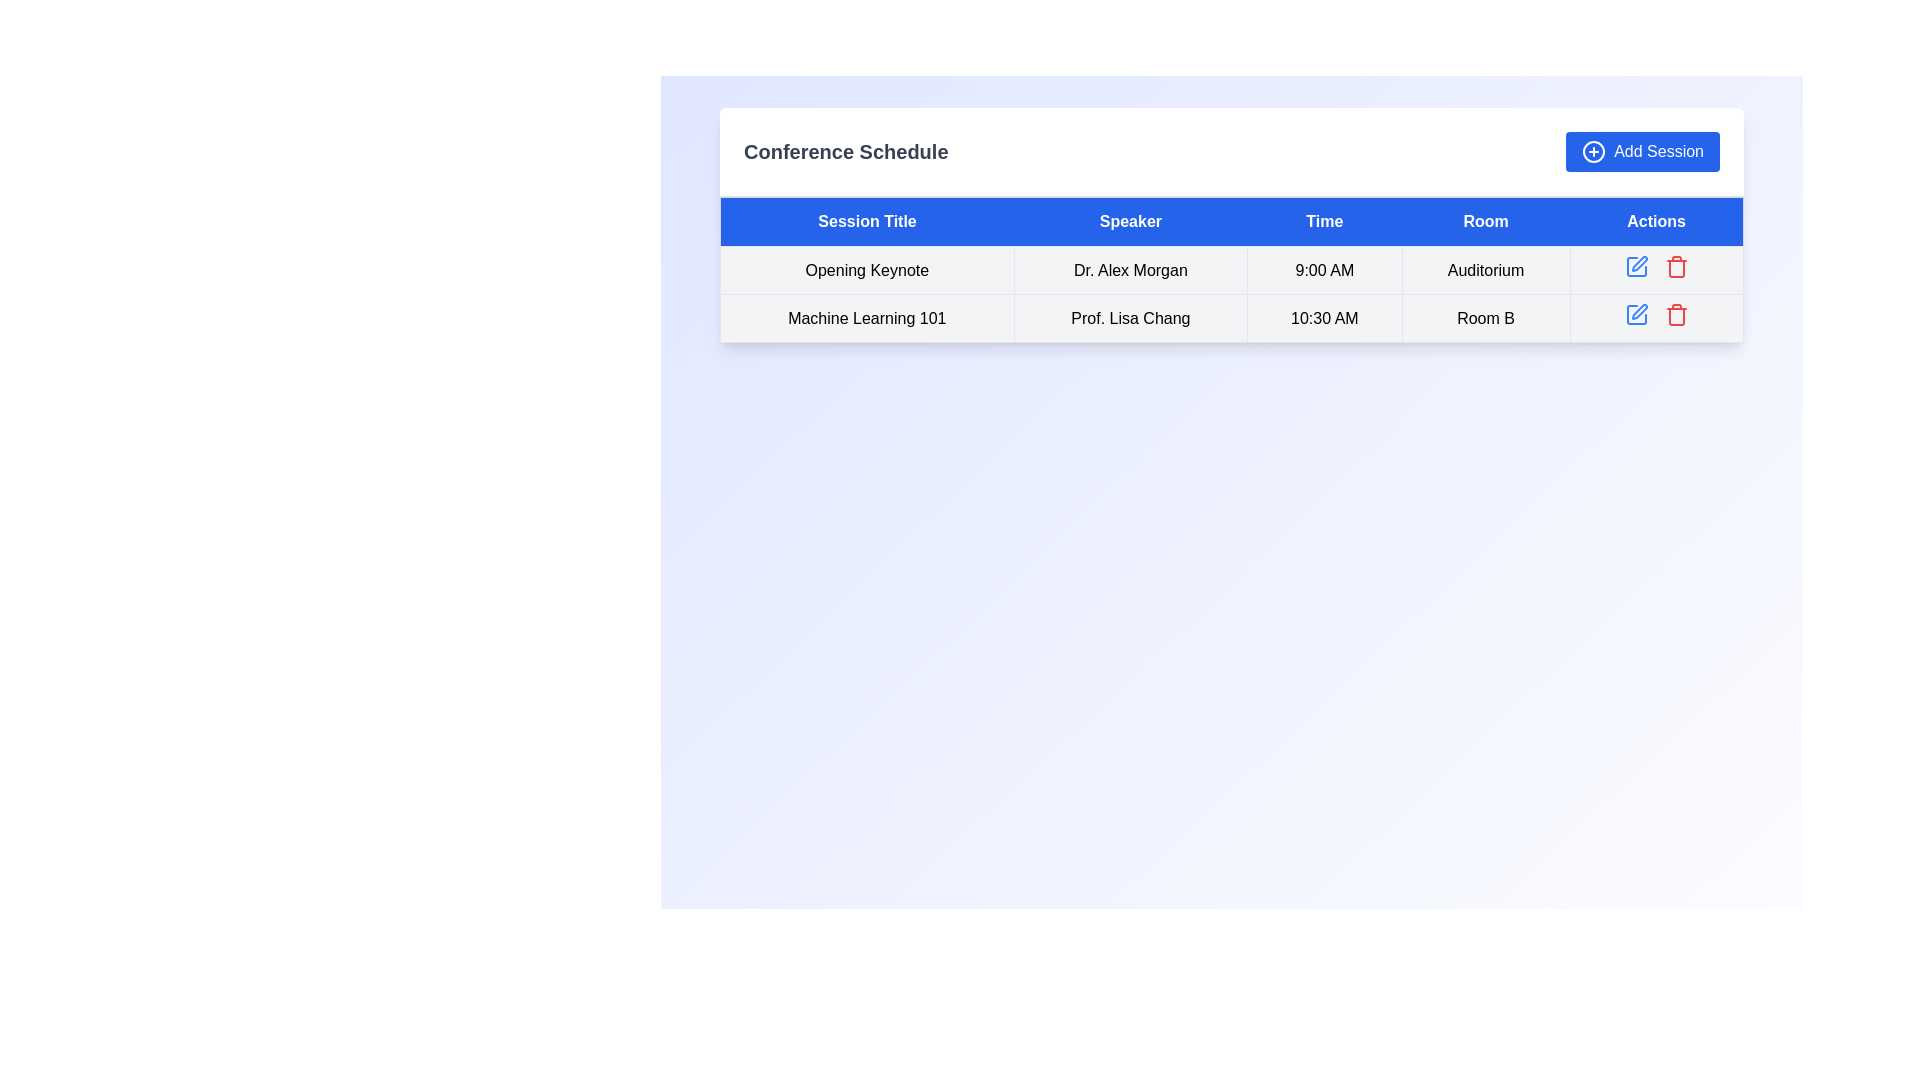 This screenshot has height=1080, width=1920. Describe the element at coordinates (1231, 270) in the screenshot. I see `the tabular row displaying 'Opening Keynote' by 'Dr. Alex Morgan' scheduled at '9:00 AM' in the 'Auditorium', located in the first row of the 'Conference Schedule'` at that location.